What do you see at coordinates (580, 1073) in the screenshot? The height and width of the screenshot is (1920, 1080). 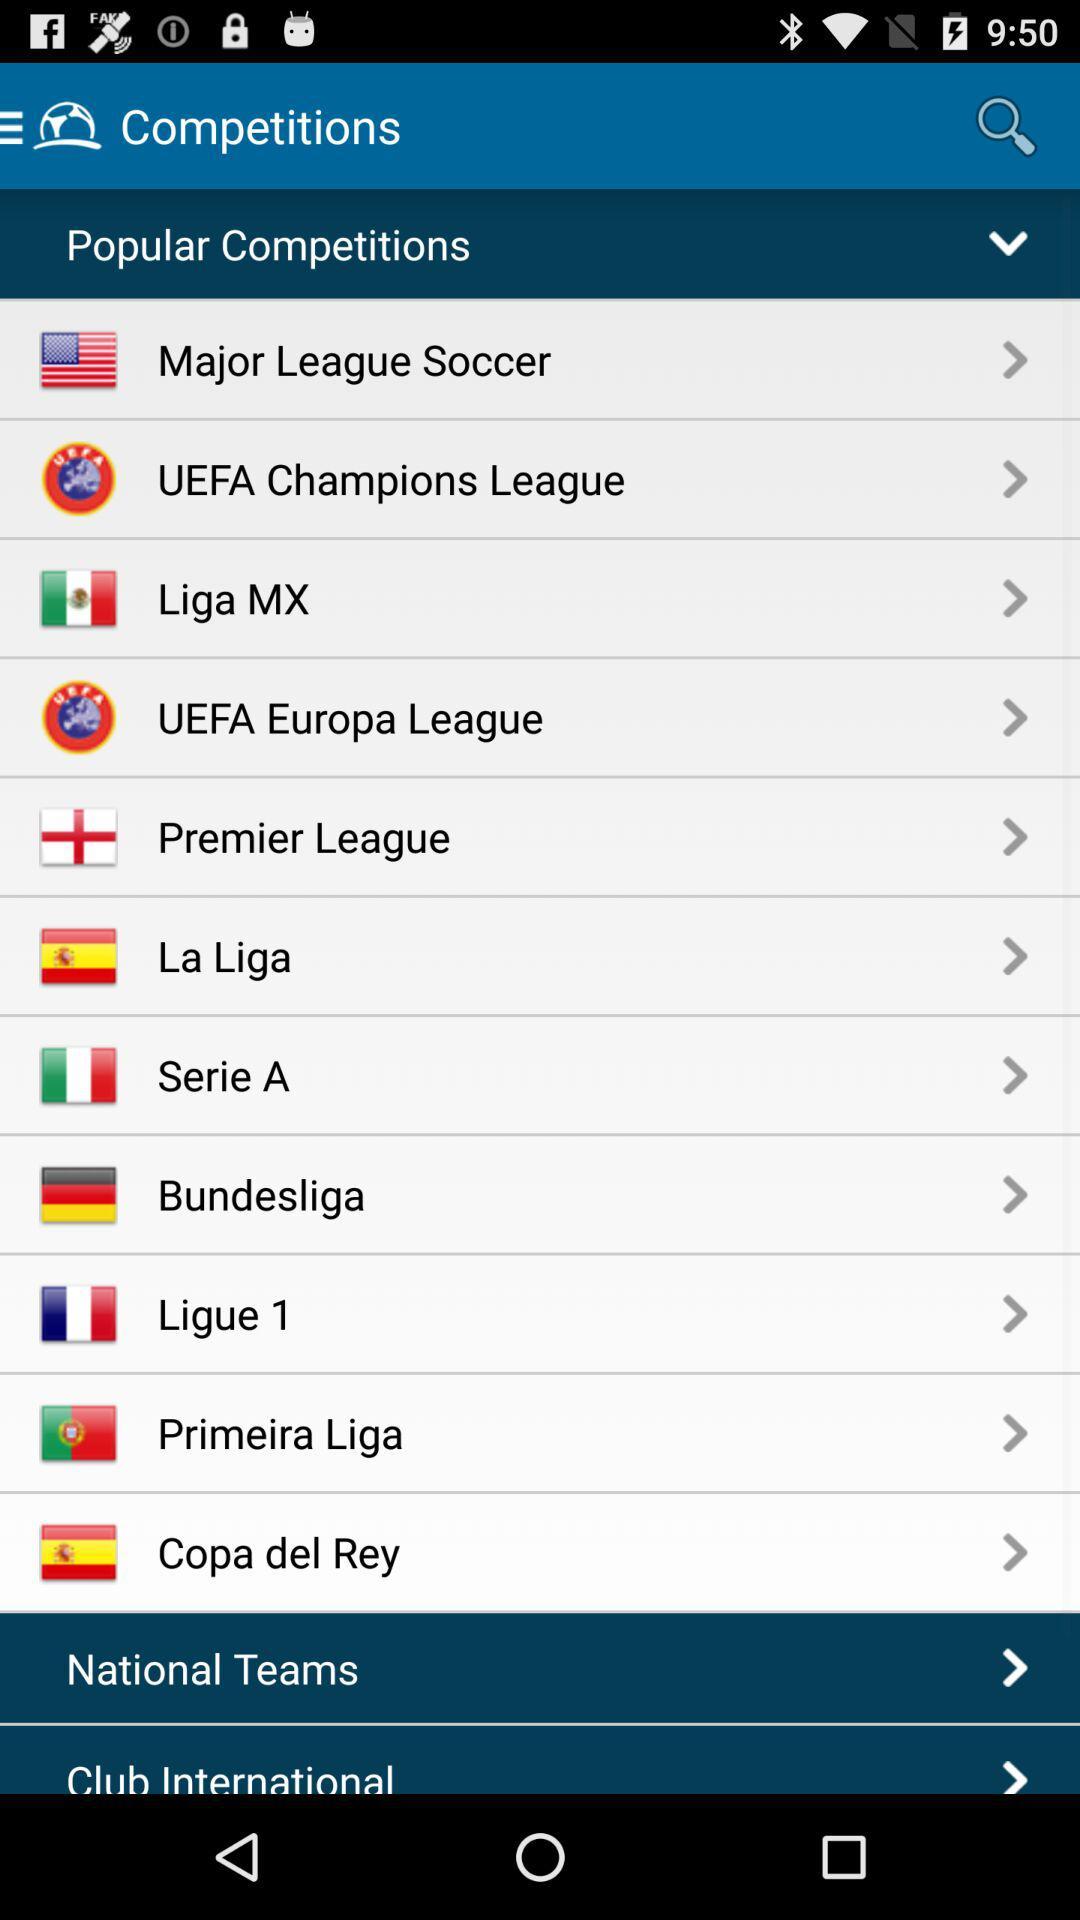 I see `item above the bundesliga app` at bounding box center [580, 1073].